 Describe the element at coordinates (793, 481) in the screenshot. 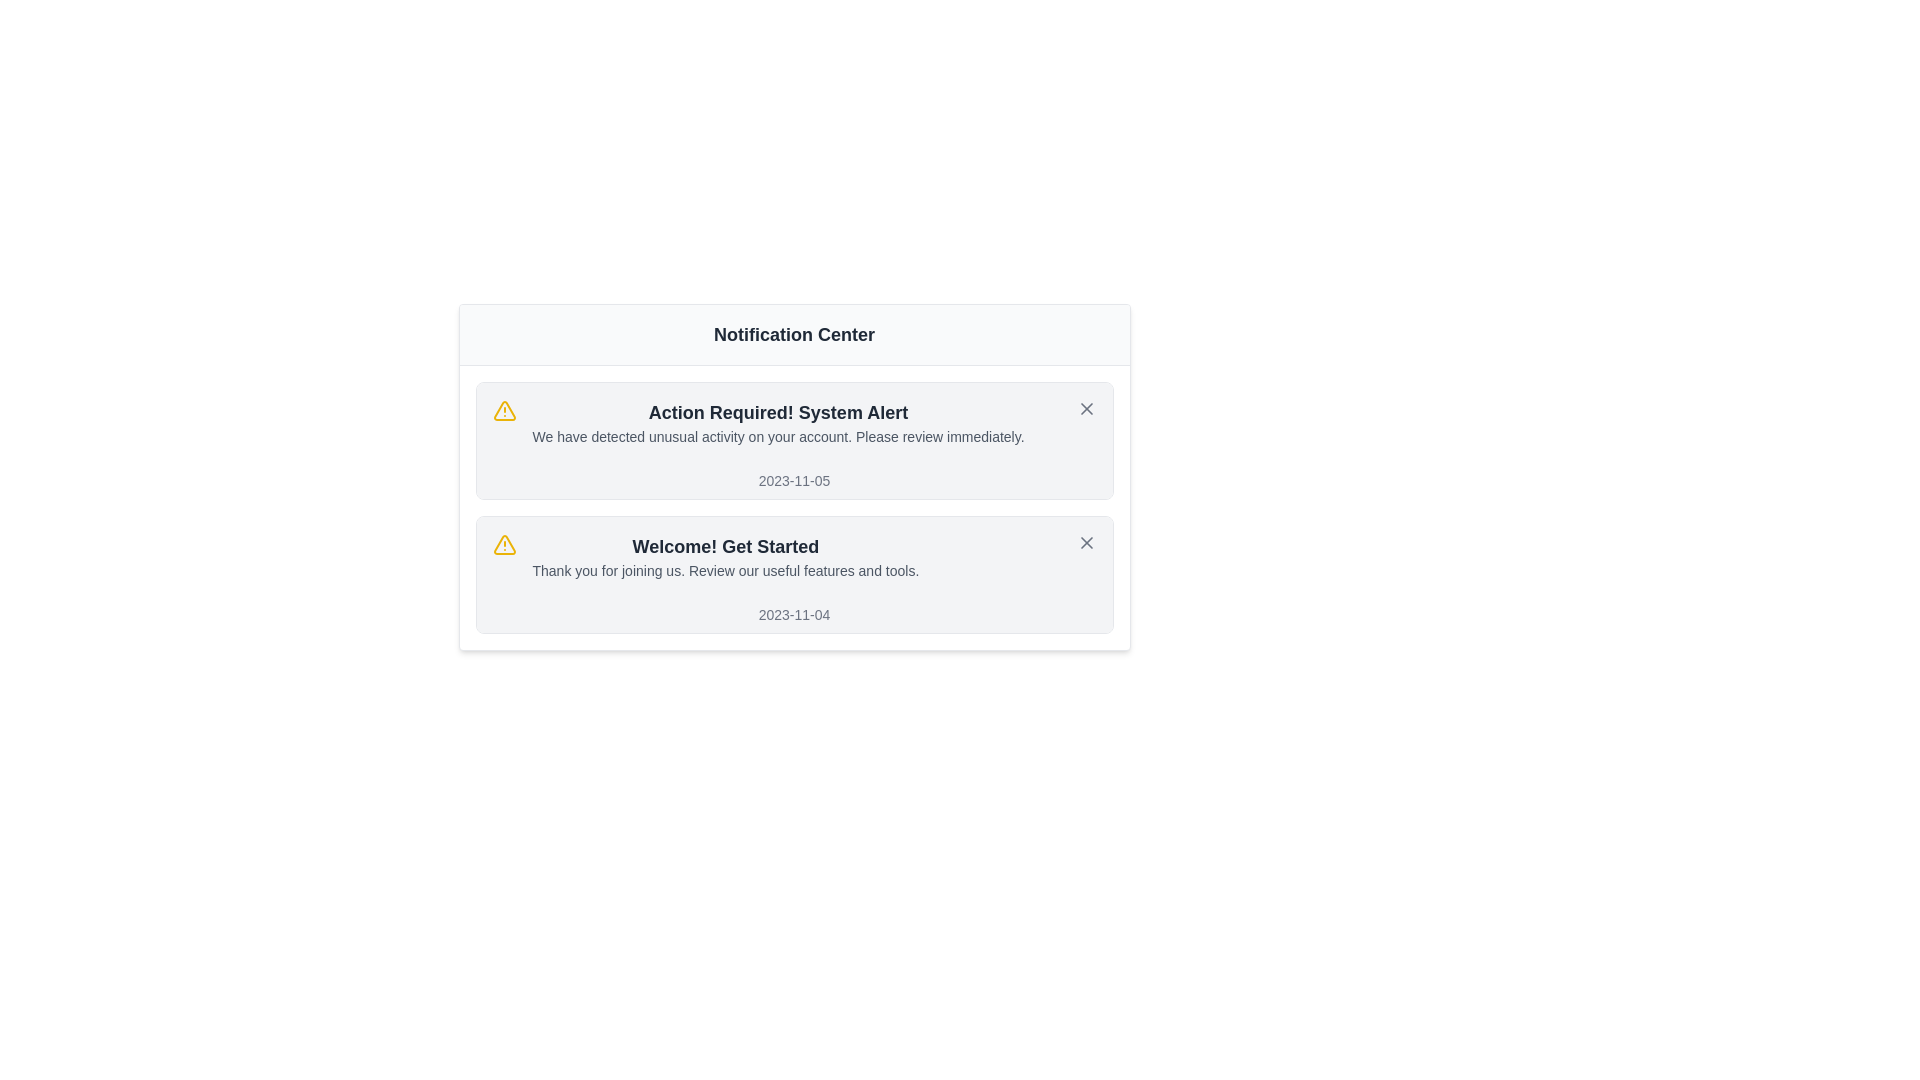

I see `the Text Display element that shows the date '2023-11-05', which is a gray box with rounded edges located beneath the message 'Action Required! System Alert' in the Notification Center panel` at that location.